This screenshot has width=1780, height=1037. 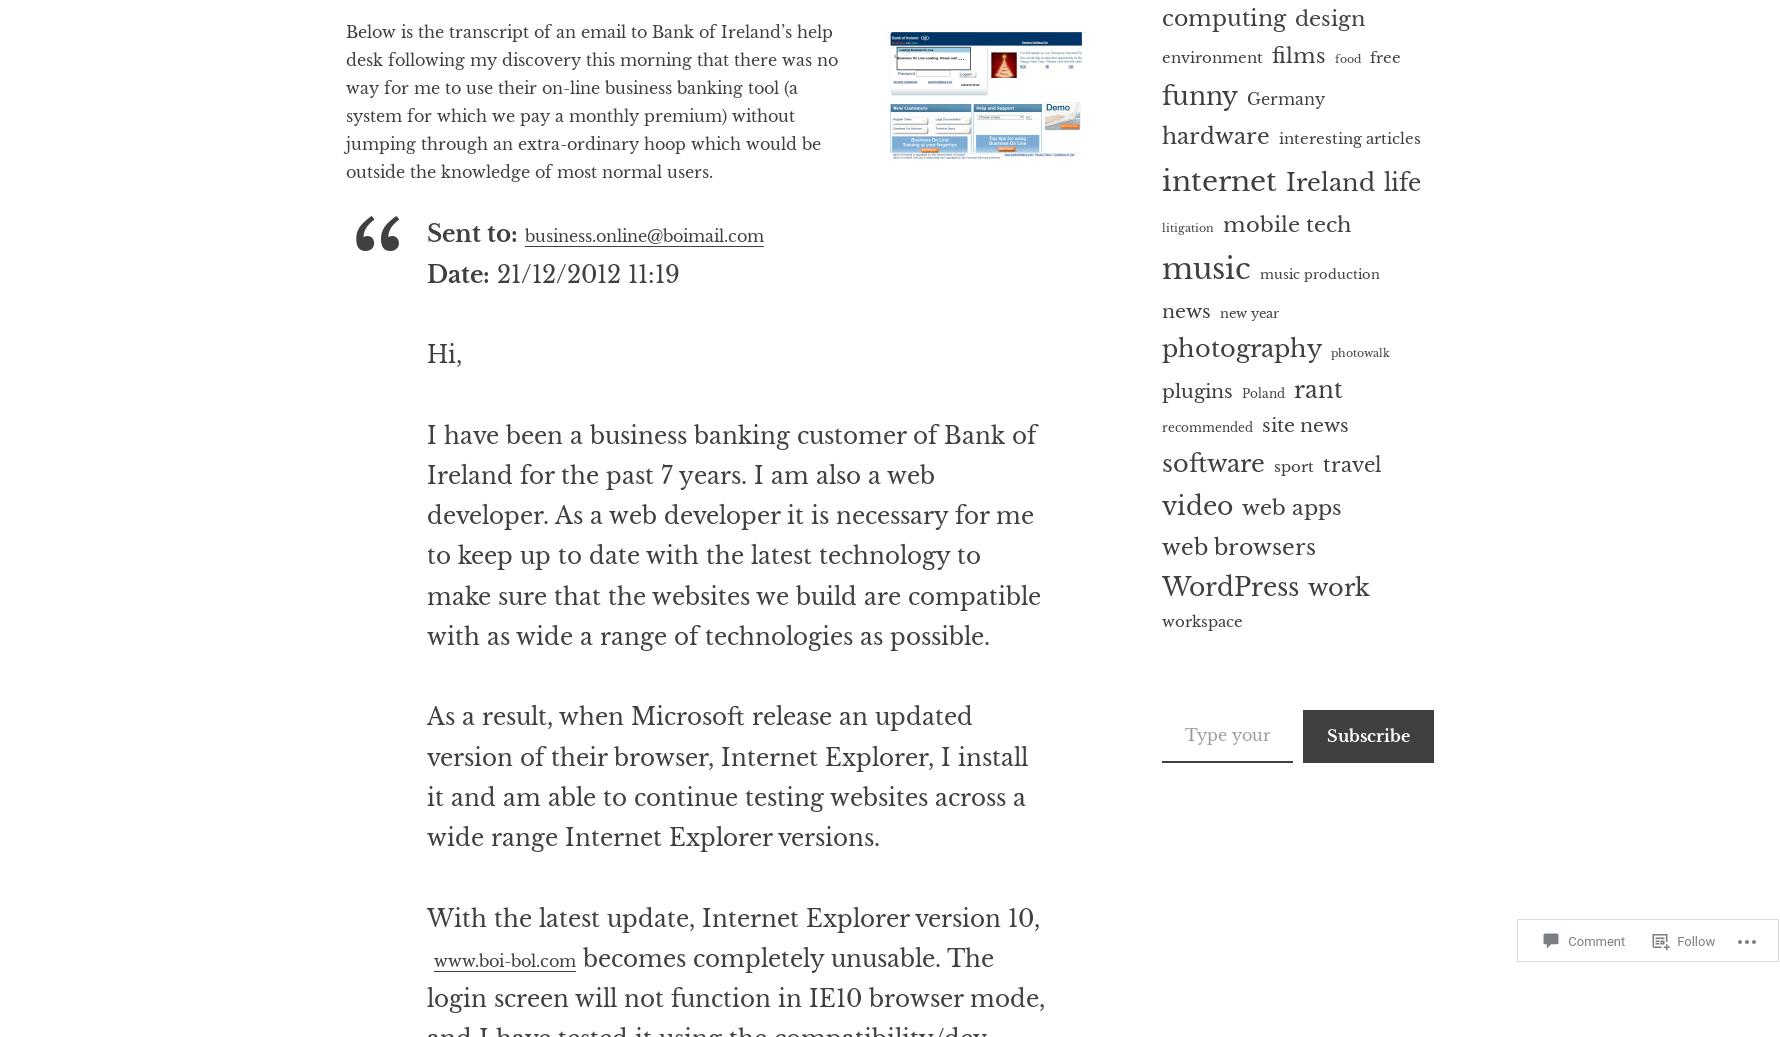 What do you see at coordinates (1187, 226) in the screenshot?
I see `'litigation'` at bounding box center [1187, 226].